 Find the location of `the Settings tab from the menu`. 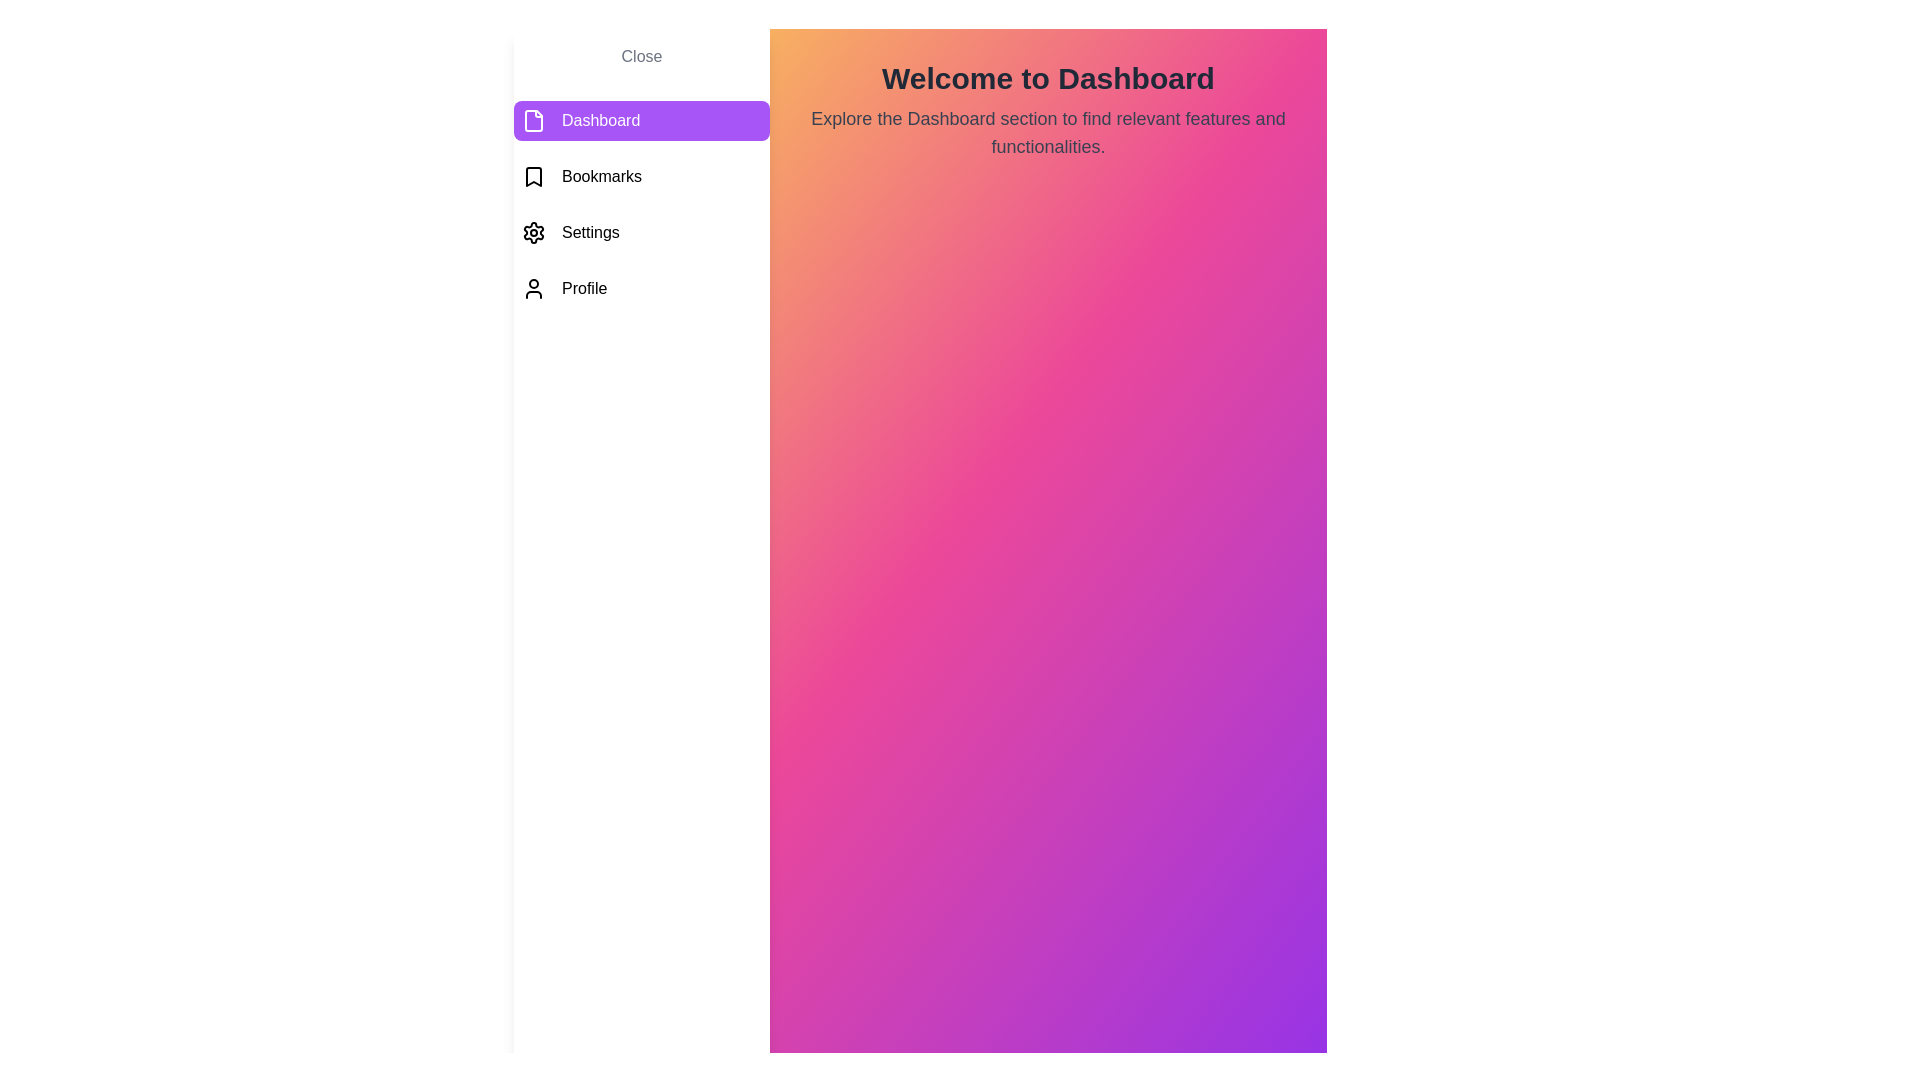

the Settings tab from the menu is located at coordinates (642, 231).